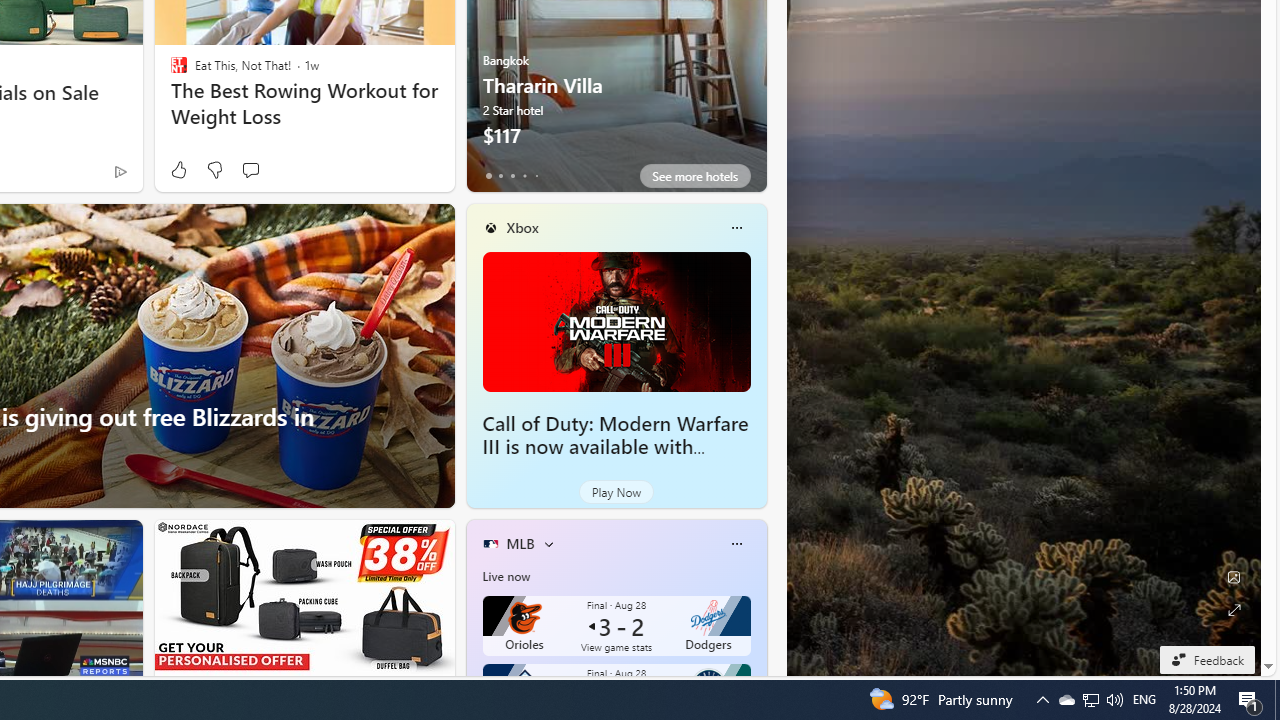 This screenshot has height=720, width=1280. I want to click on 'tab-3', so click(524, 175).